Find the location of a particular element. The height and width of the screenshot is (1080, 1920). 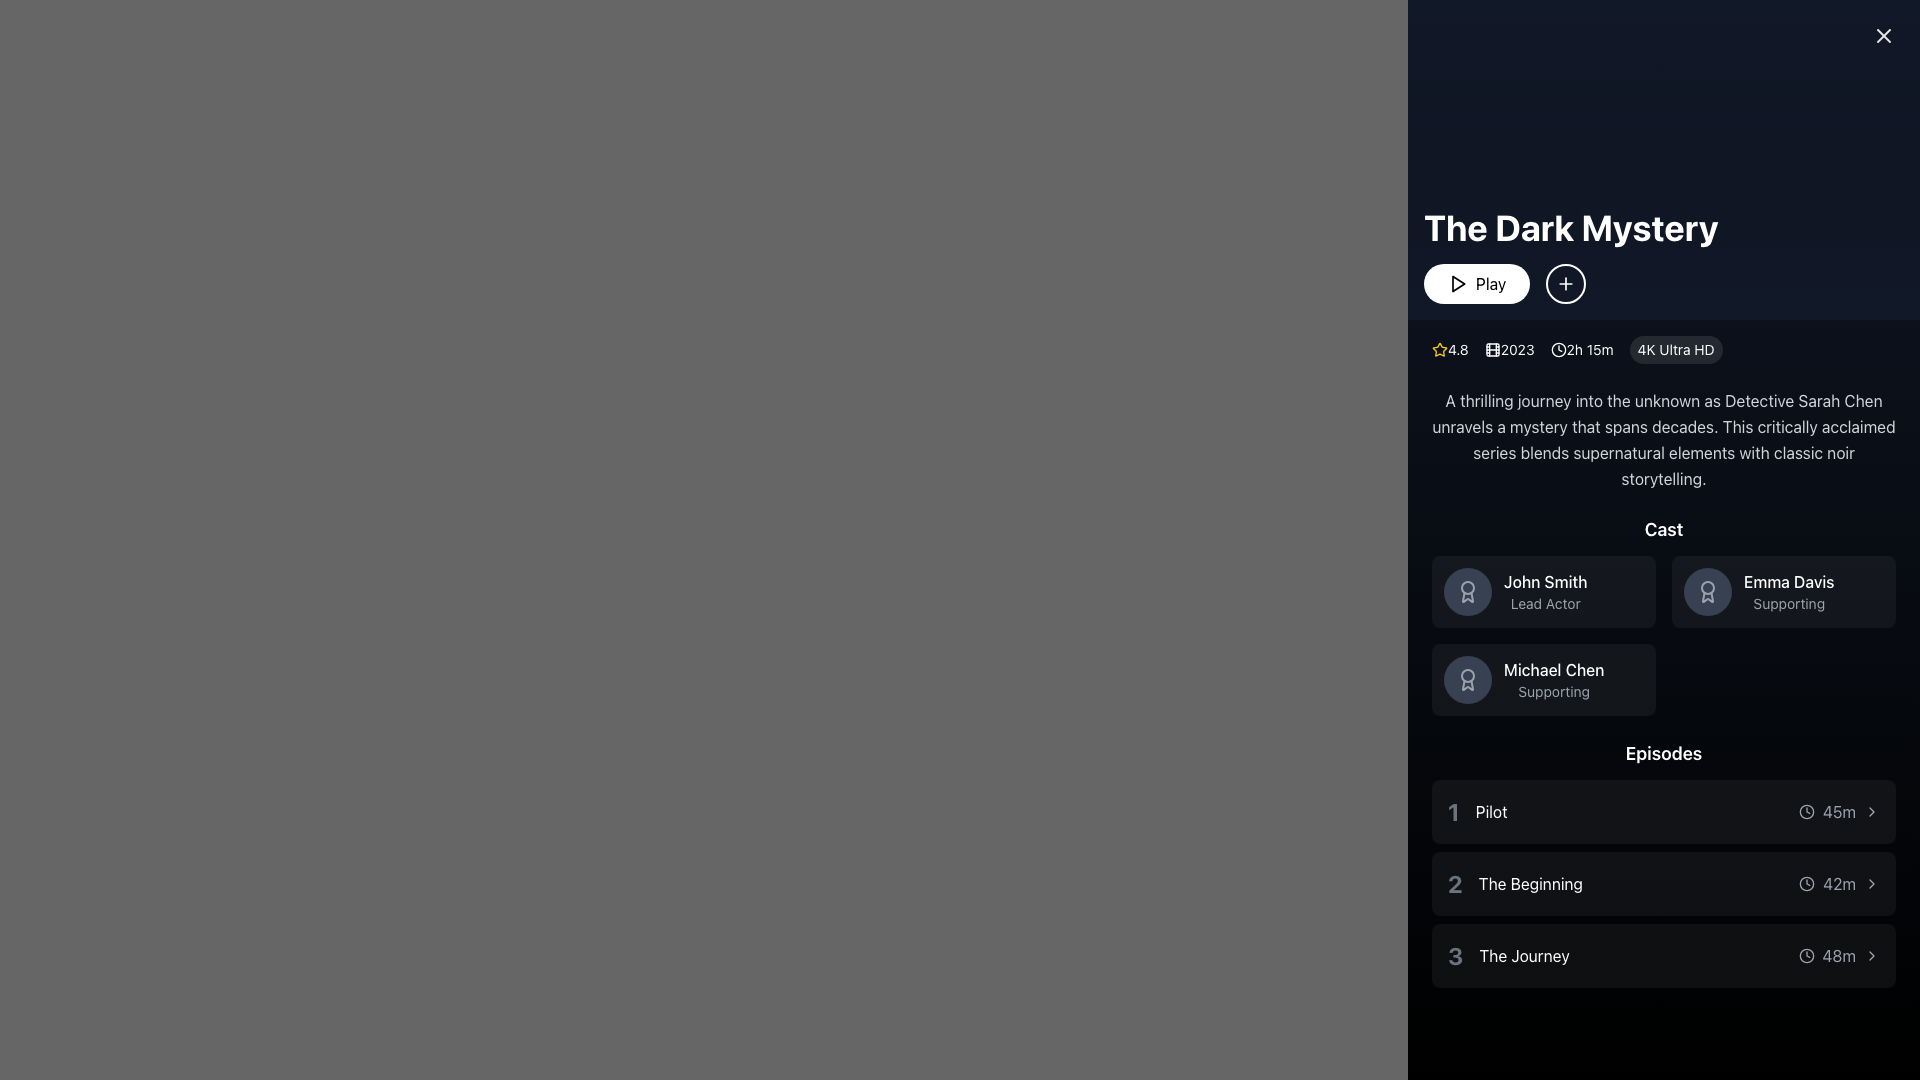

text label displaying '42m' which is located to the right of the second episode title 'The Beginning' in the episode list is located at coordinates (1839, 882).